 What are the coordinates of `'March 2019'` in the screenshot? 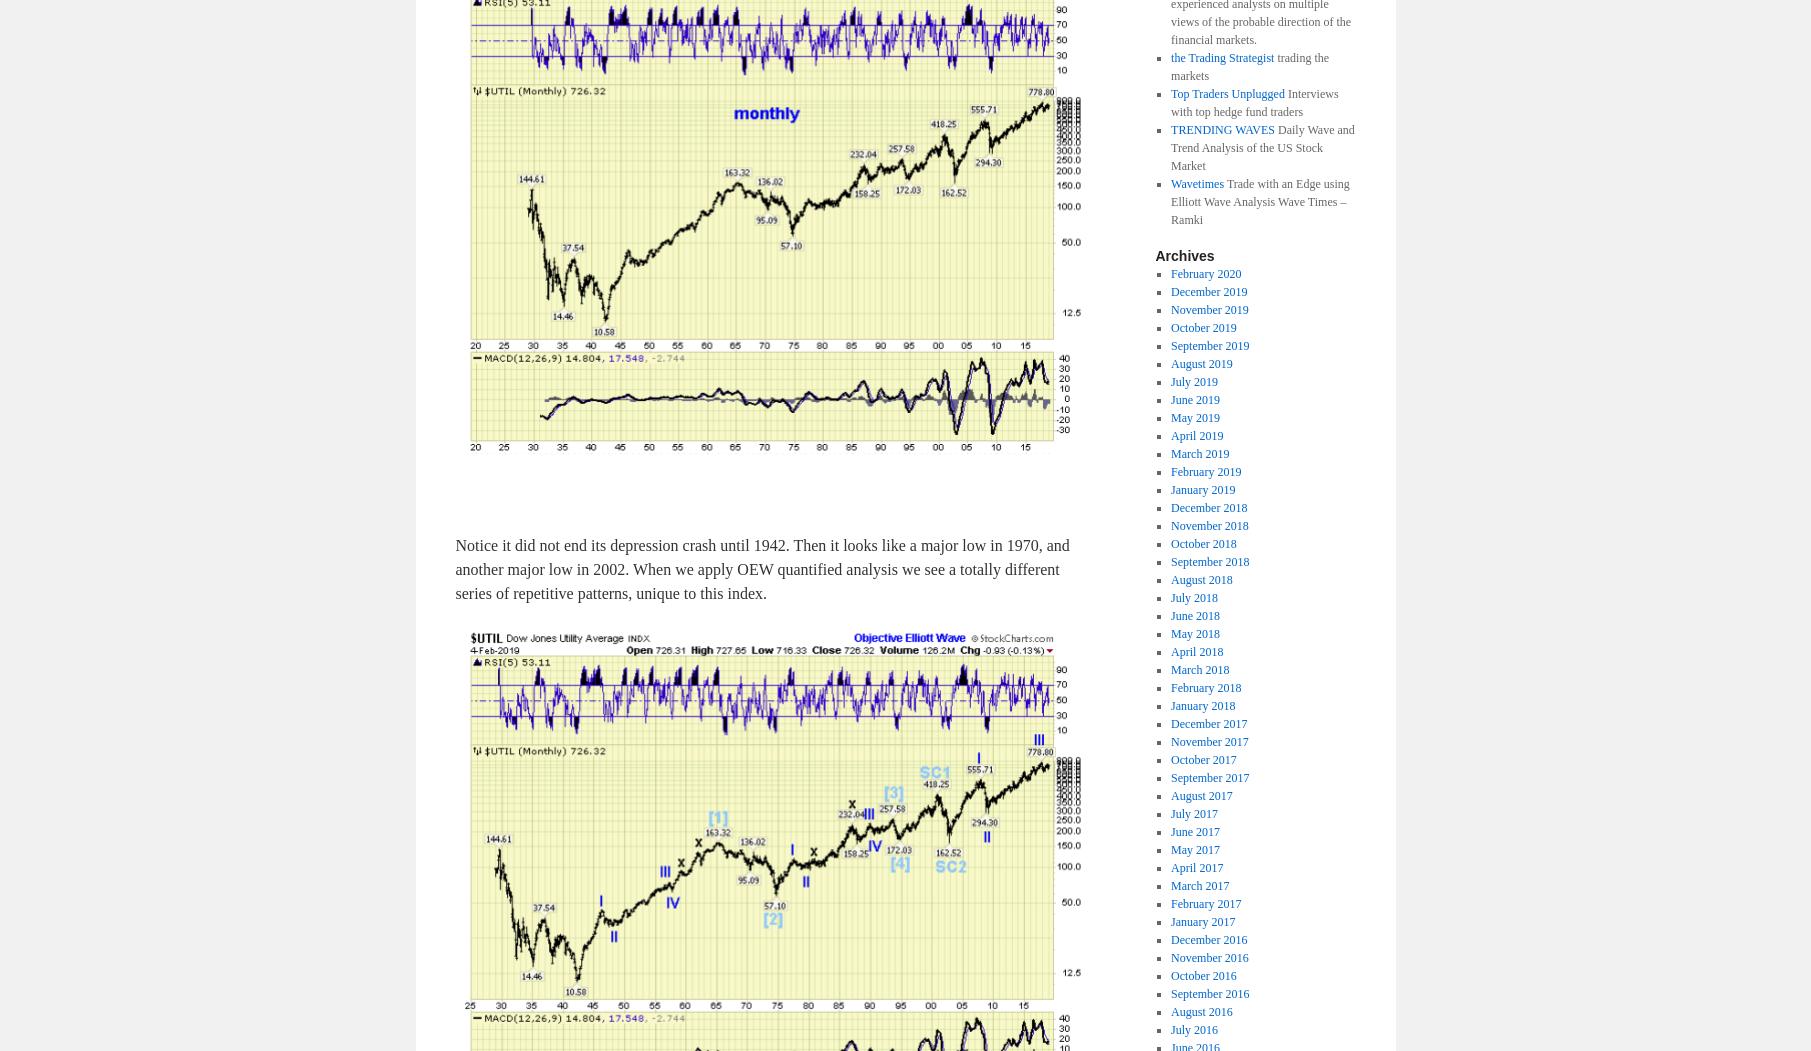 It's located at (1198, 451).